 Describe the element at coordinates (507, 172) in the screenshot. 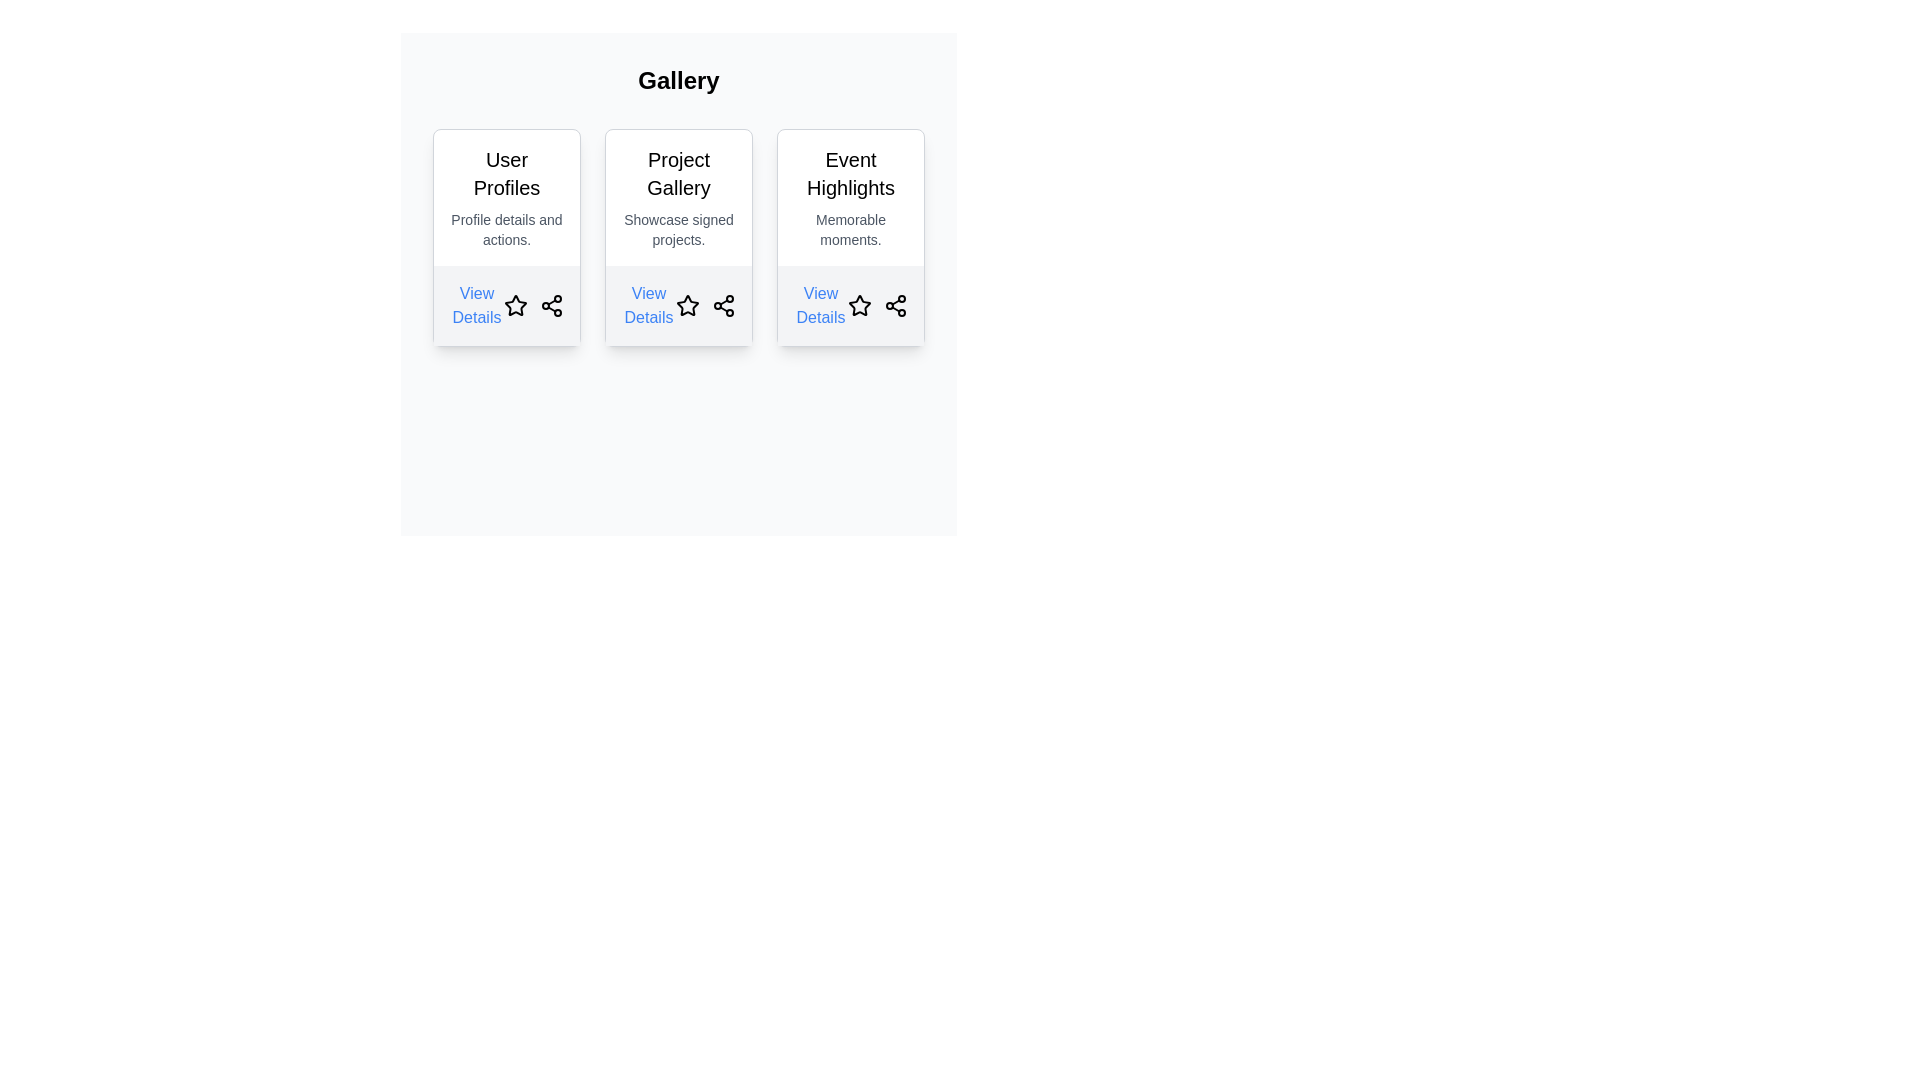

I see `the text label that serves as the title or heading for the leftmost card in the interface, located at the top-left section above the descriptive text` at that location.